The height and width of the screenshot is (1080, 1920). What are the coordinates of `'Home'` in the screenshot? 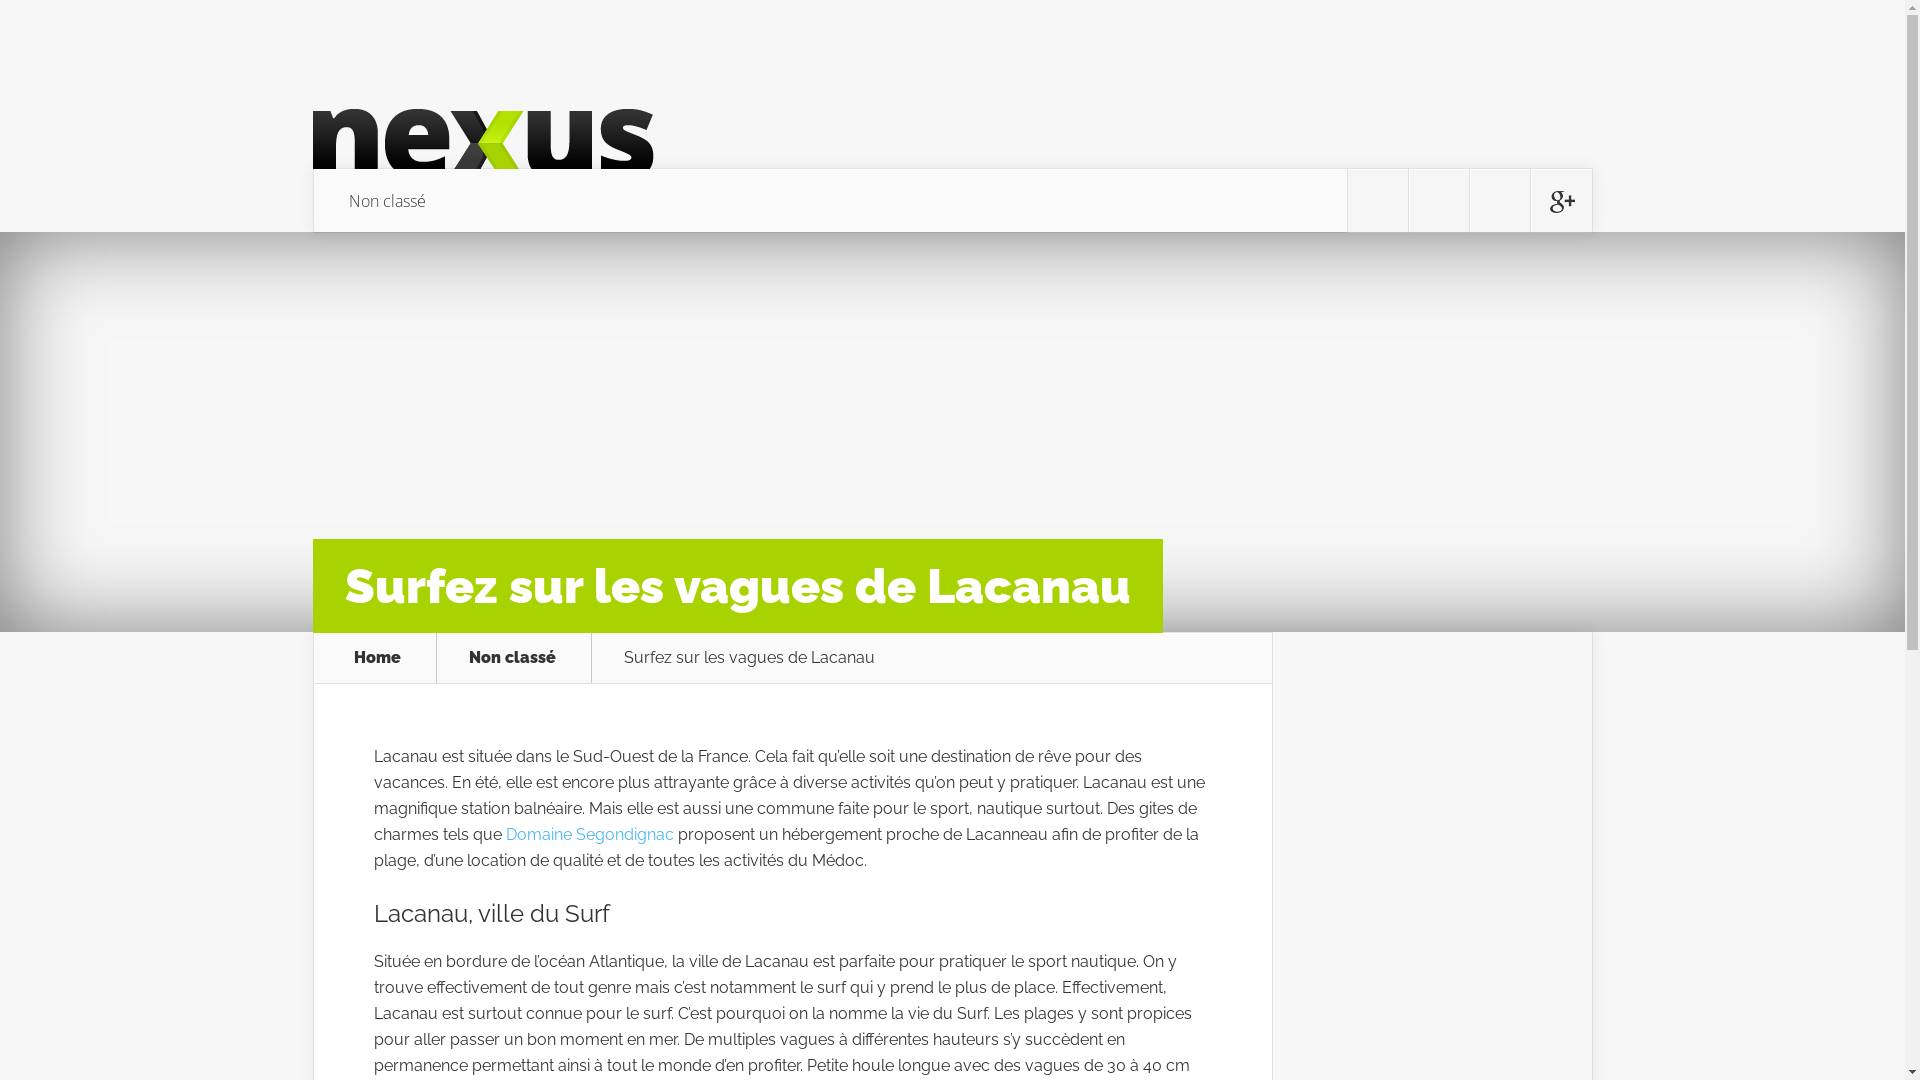 It's located at (377, 658).